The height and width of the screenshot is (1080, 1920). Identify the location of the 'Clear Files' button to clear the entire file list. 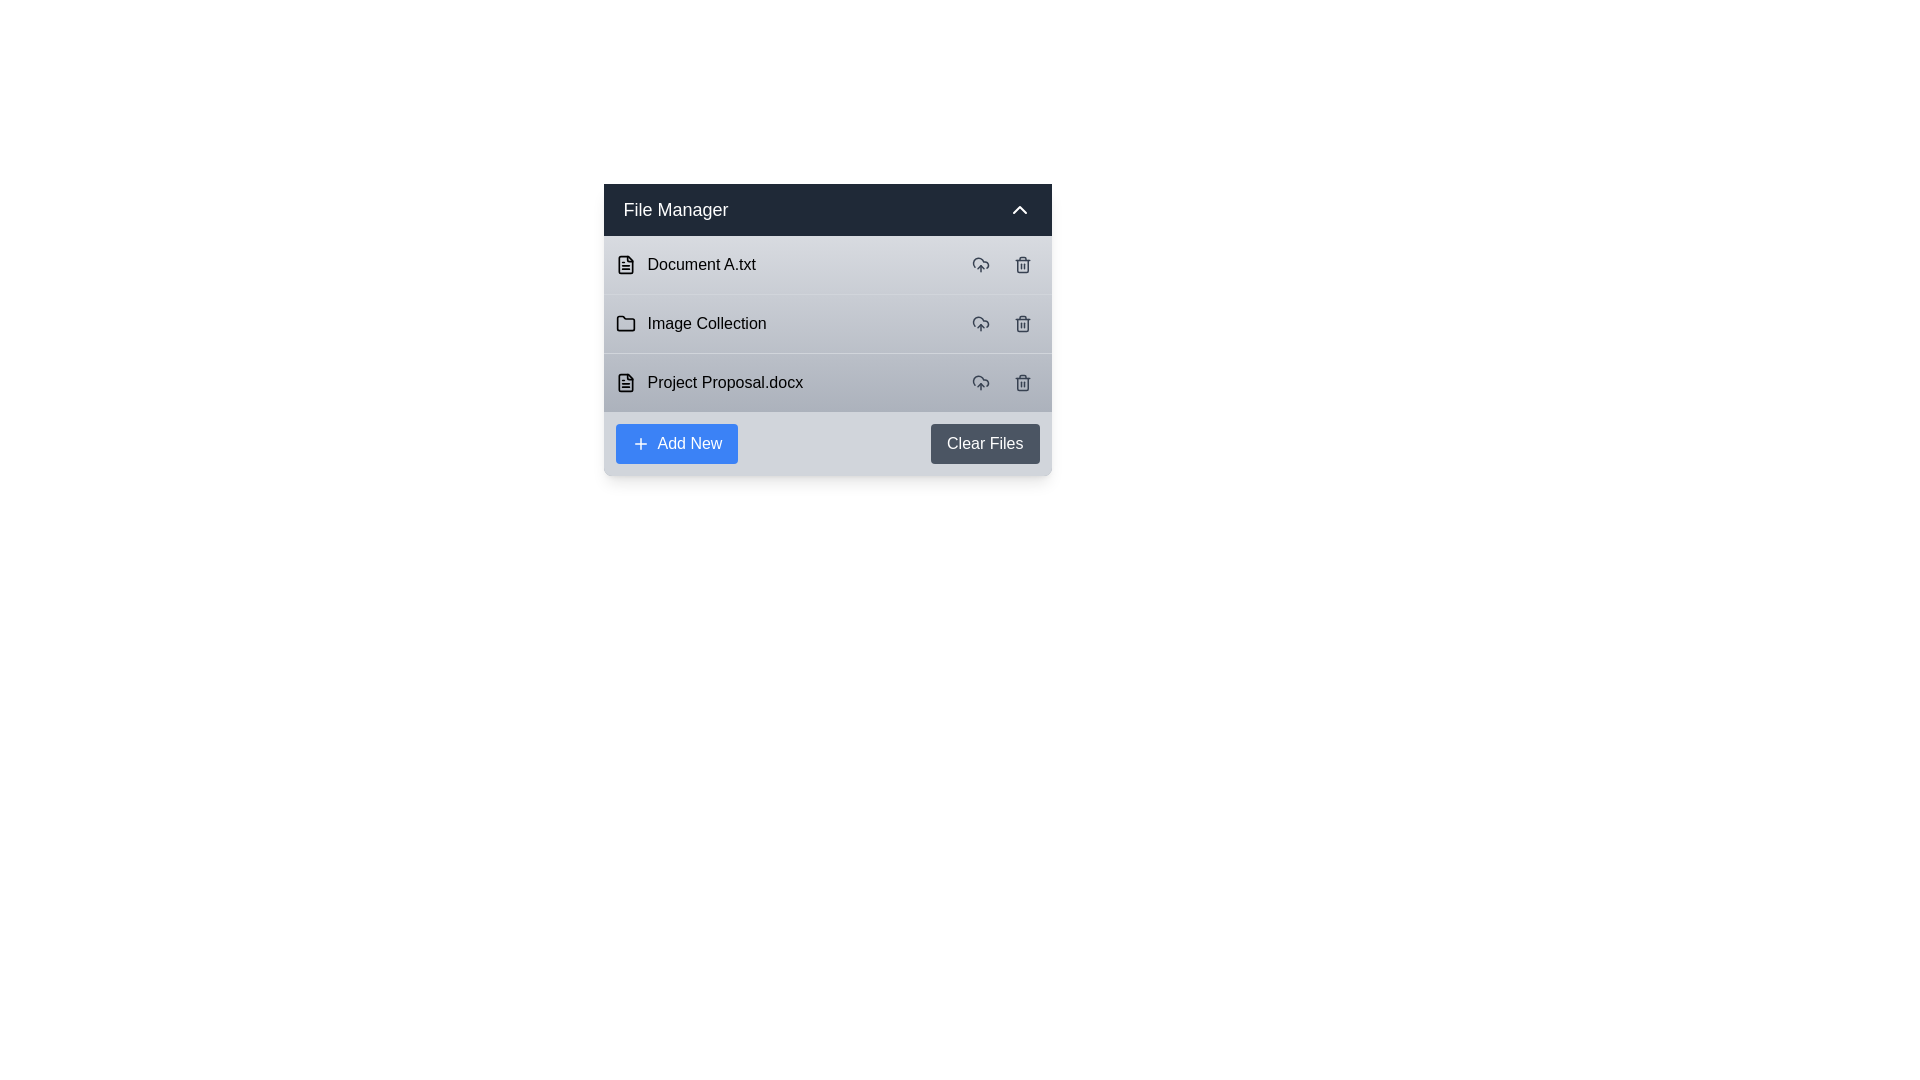
(984, 442).